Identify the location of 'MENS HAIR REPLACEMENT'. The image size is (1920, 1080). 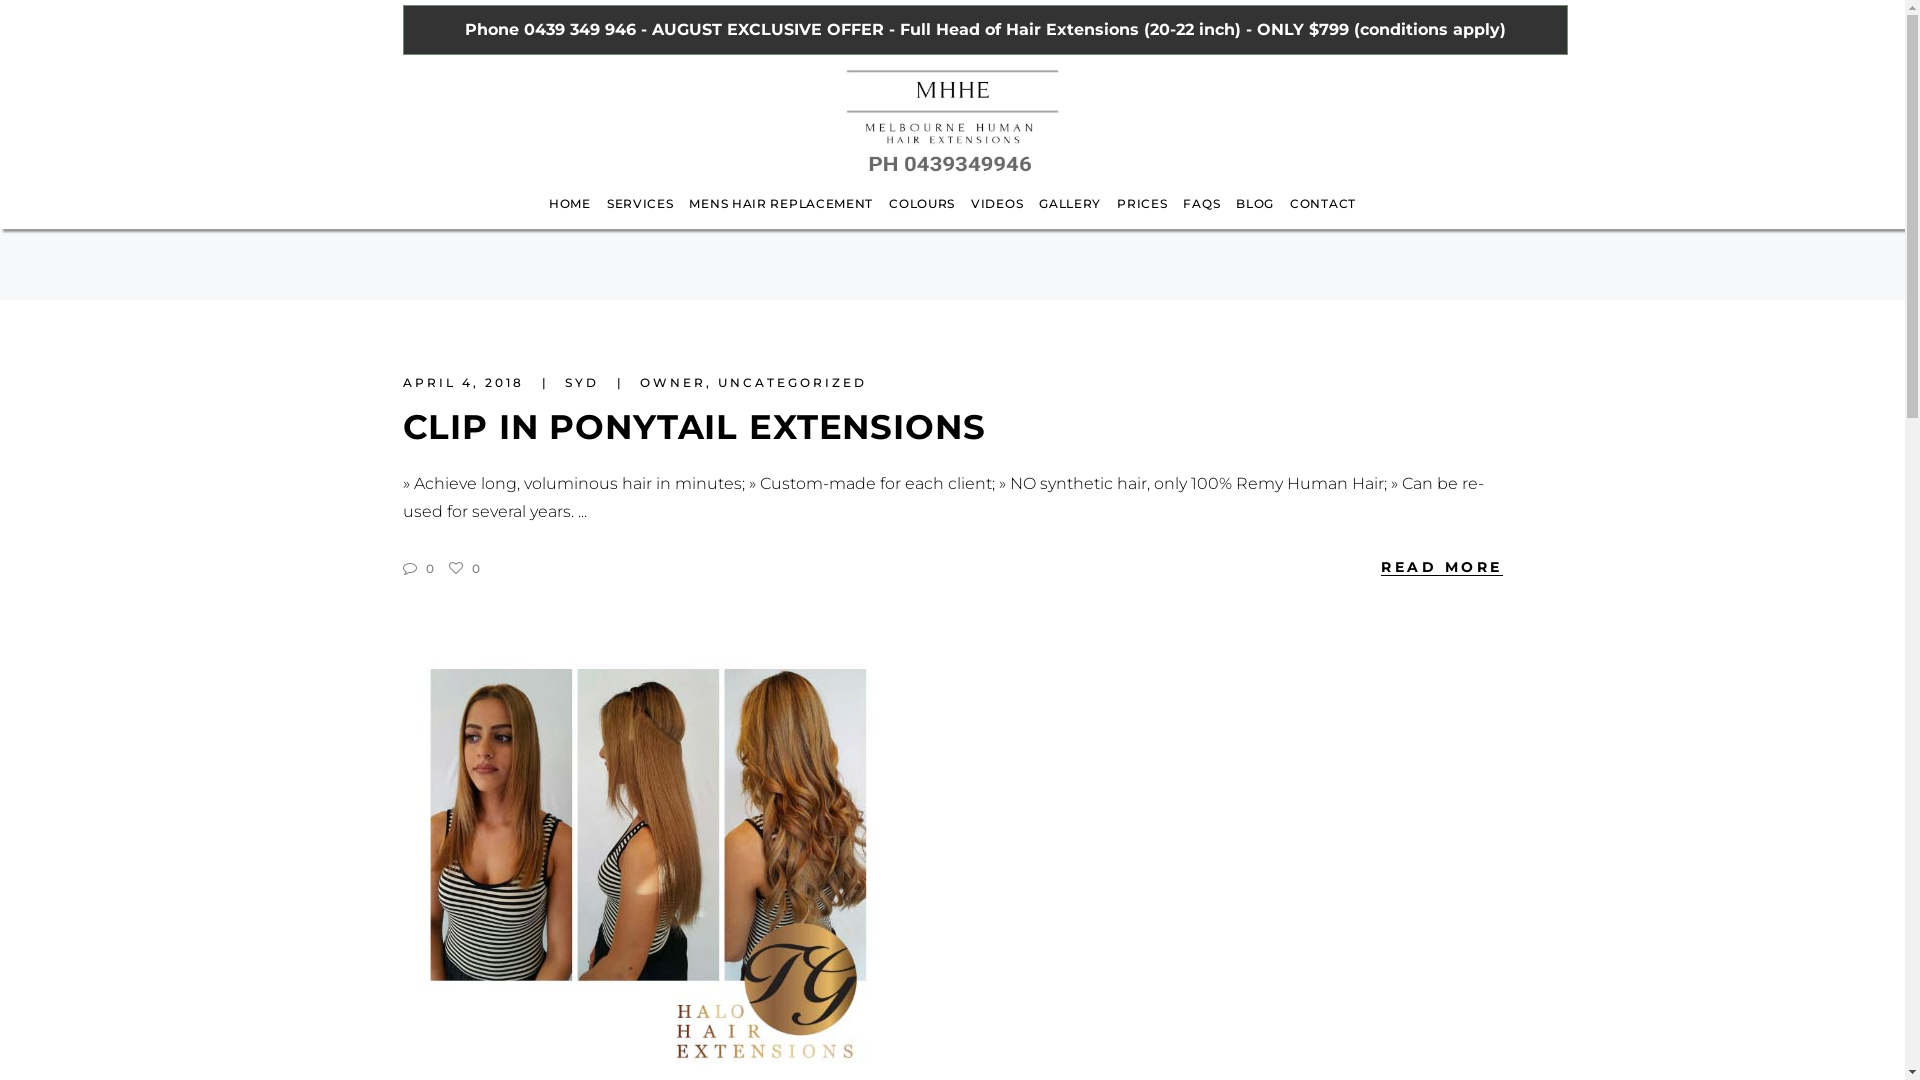
(780, 216).